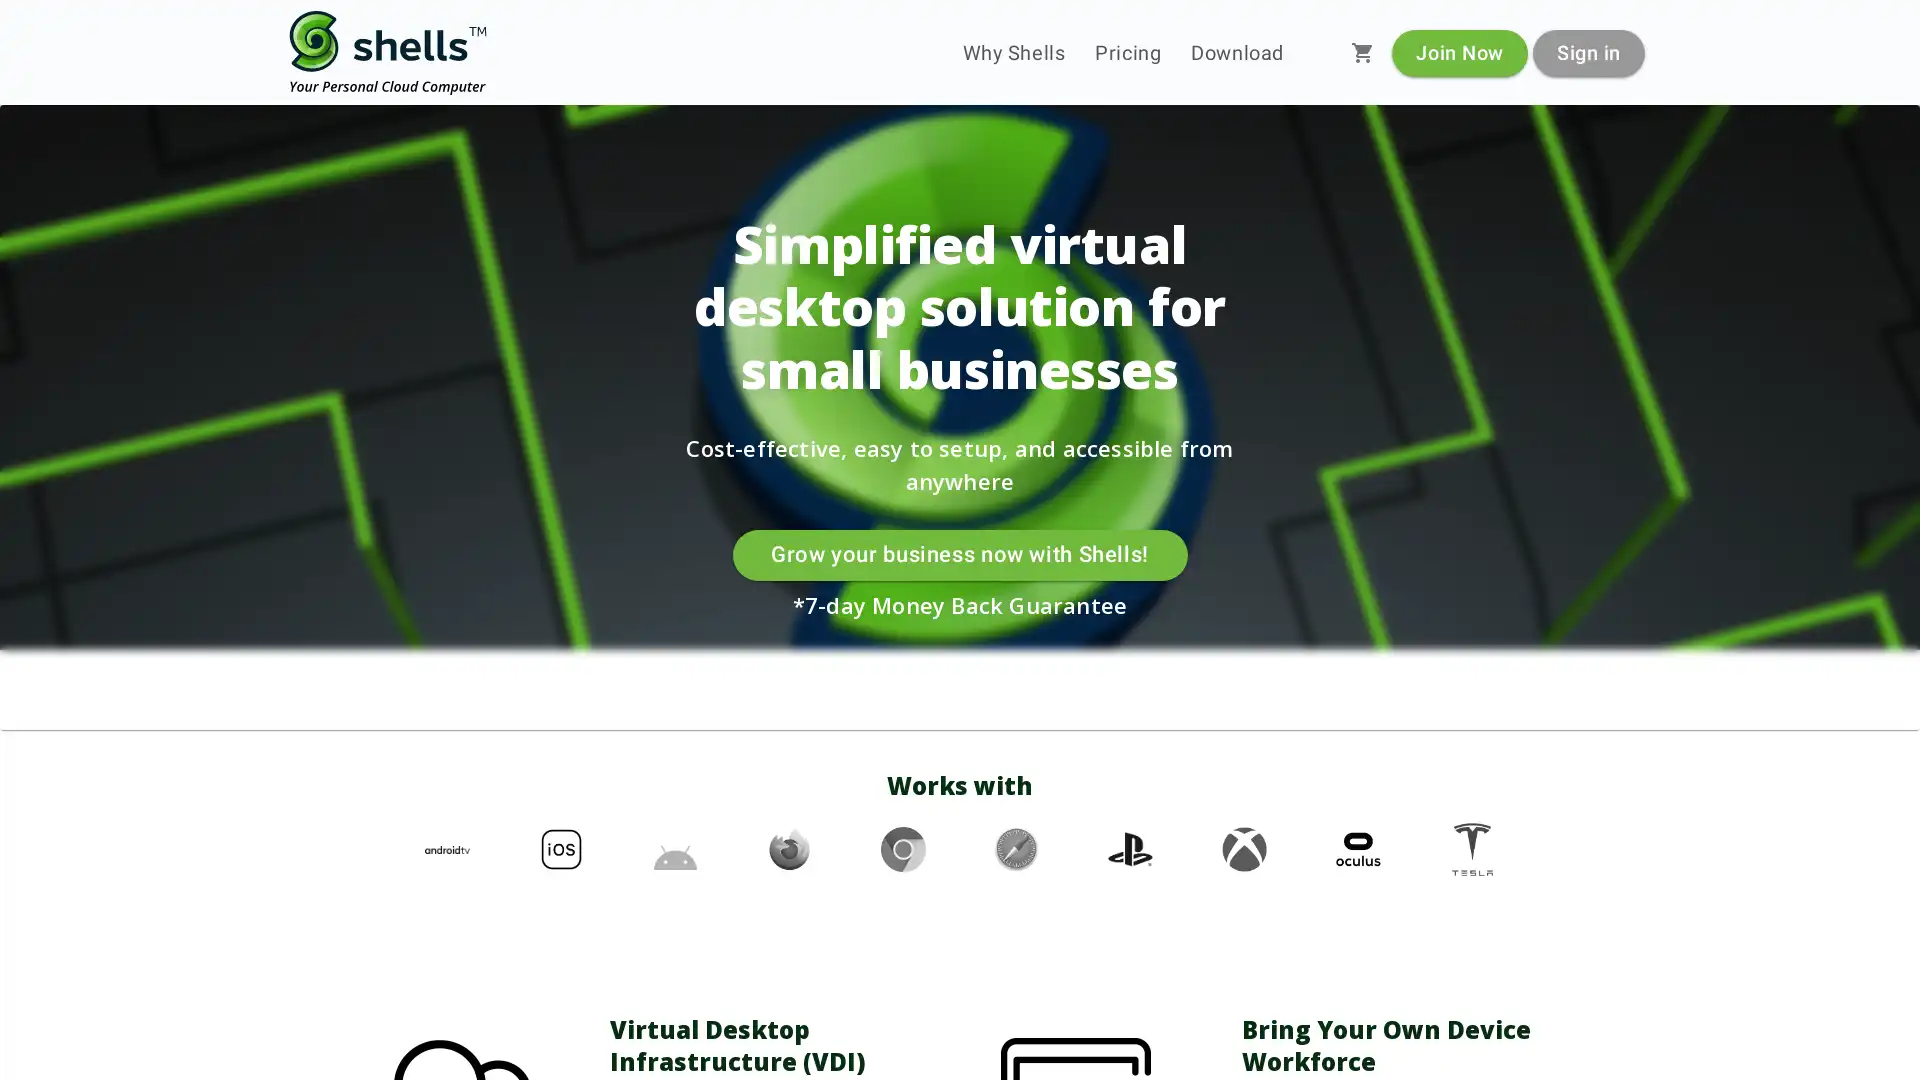  I want to click on Shells Logo, so click(388, 52).